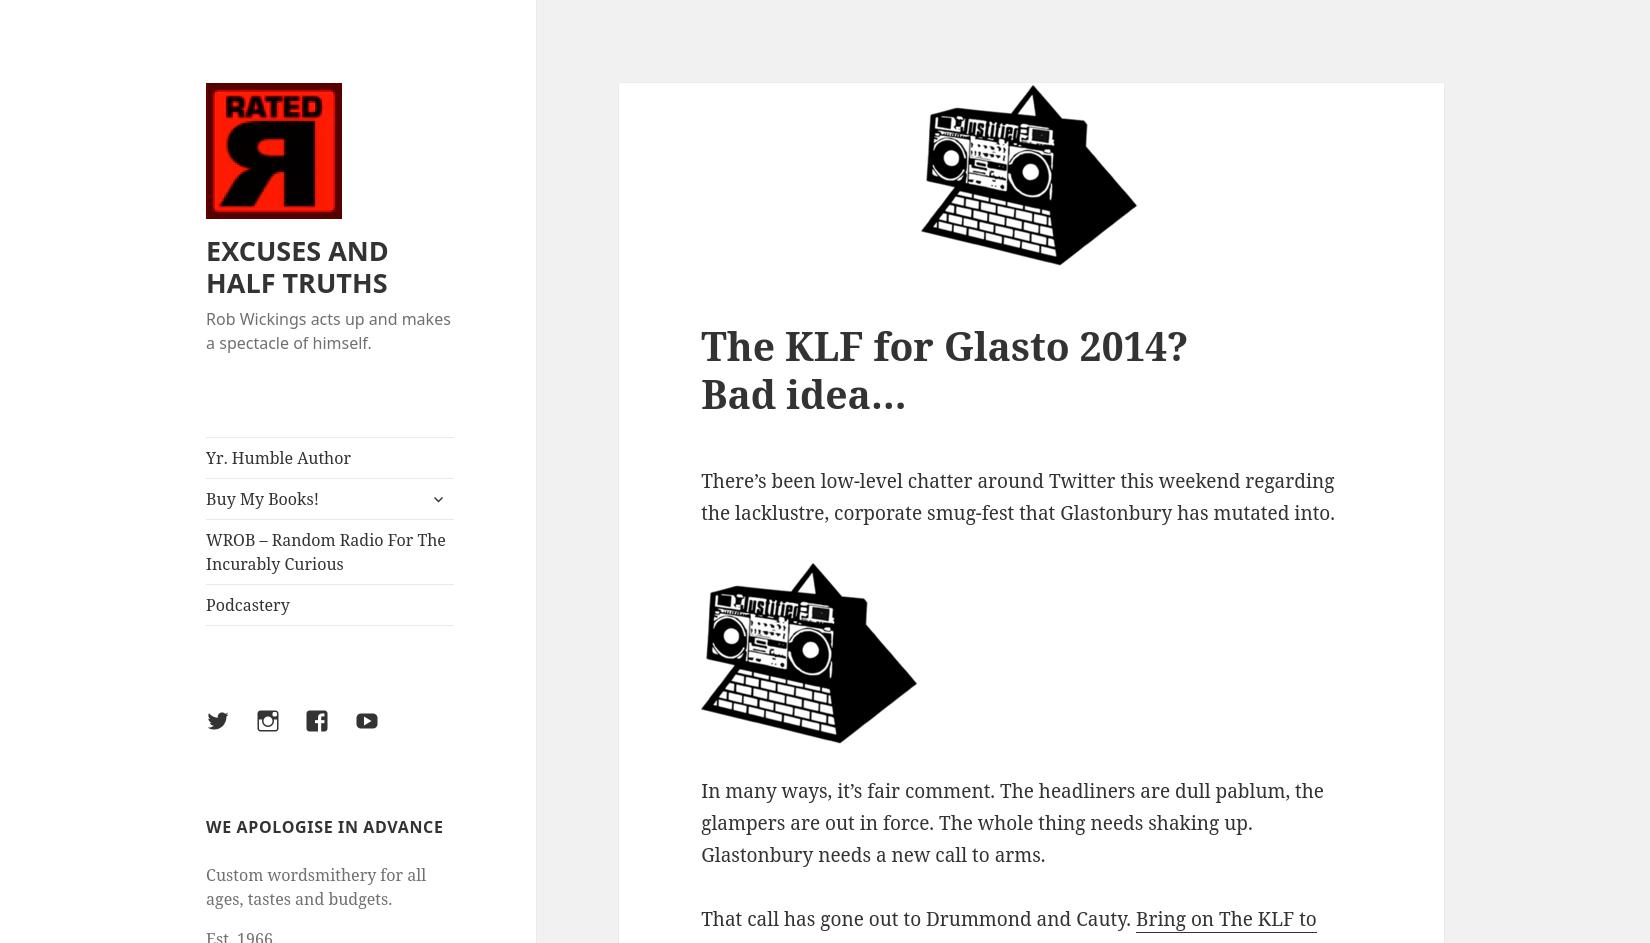 The width and height of the screenshot is (1650, 943). Describe the element at coordinates (328, 329) in the screenshot. I see `'Rob Wickings acts up and makes a spectacle of himself.'` at that location.